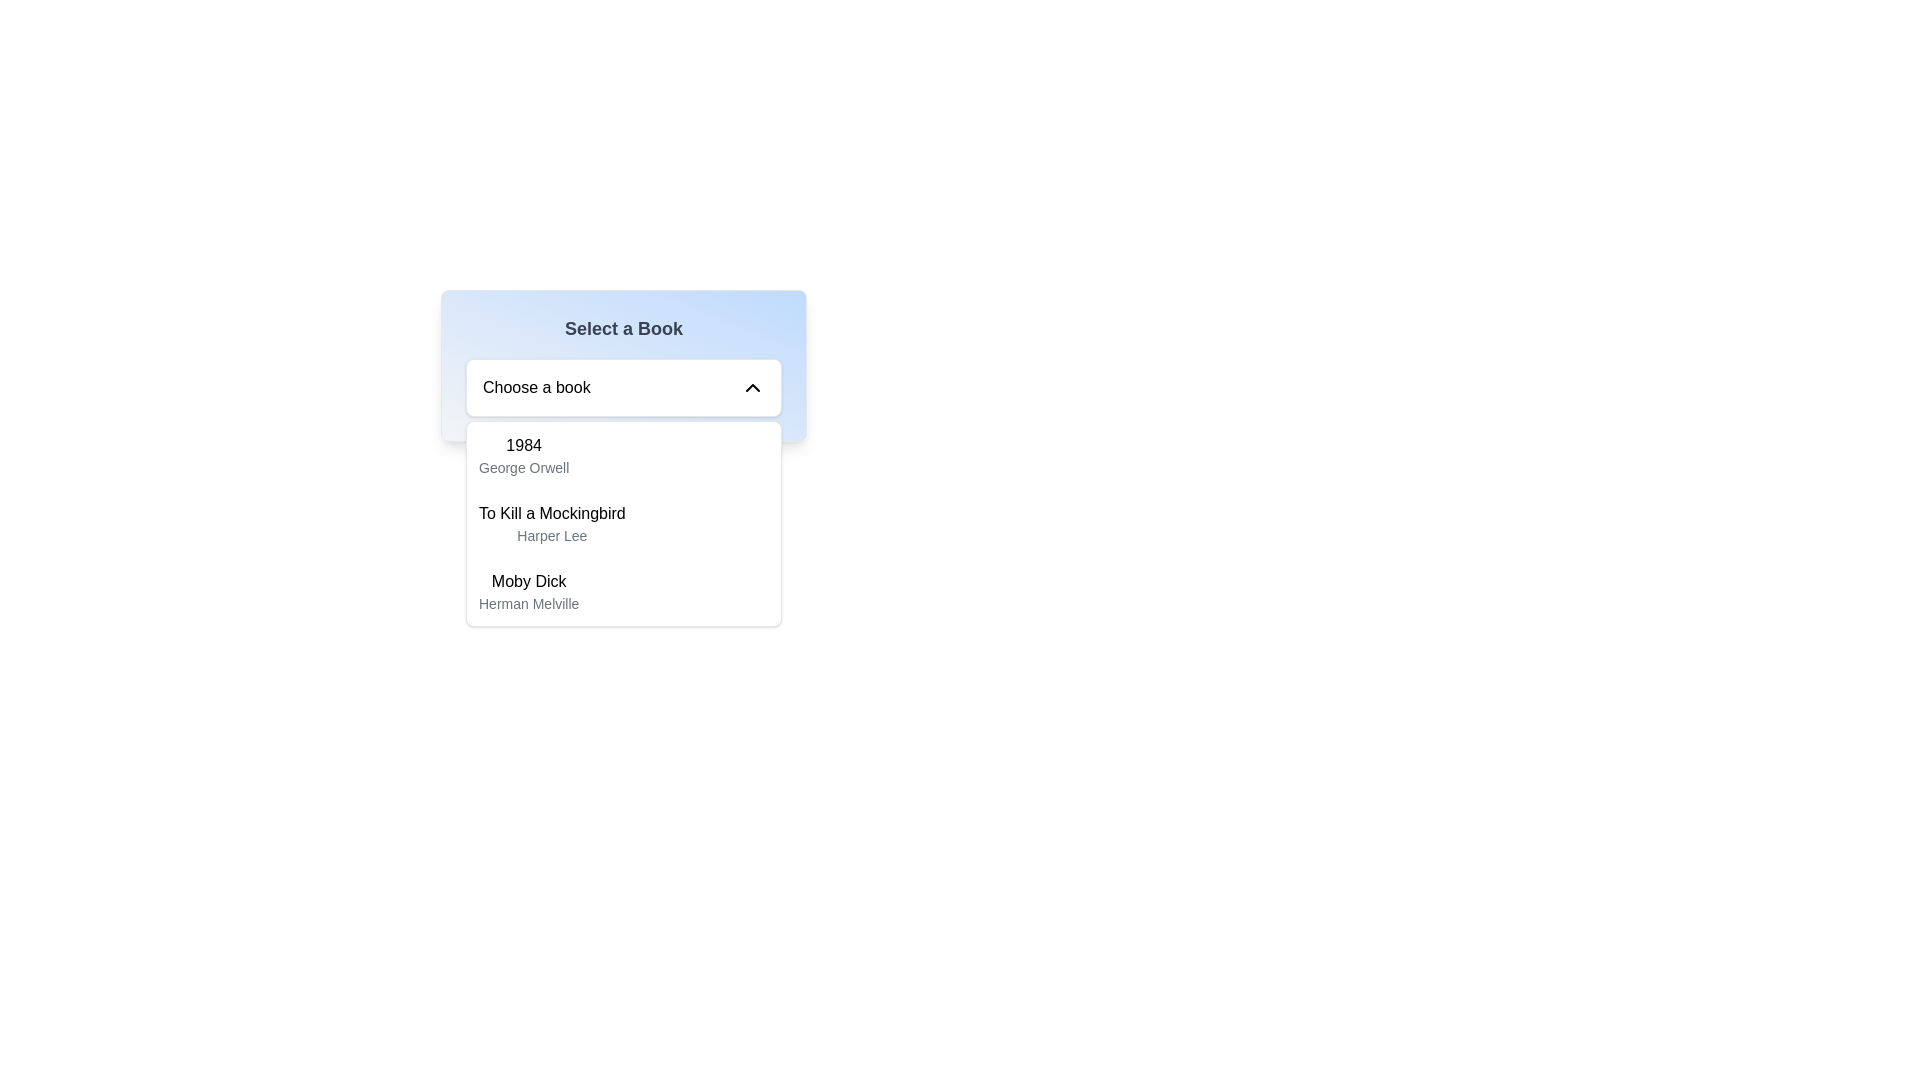  What do you see at coordinates (529, 582) in the screenshot?
I see `the text label displaying 'Moby Dick' in a medium font weight` at bounding box center [529, 582].